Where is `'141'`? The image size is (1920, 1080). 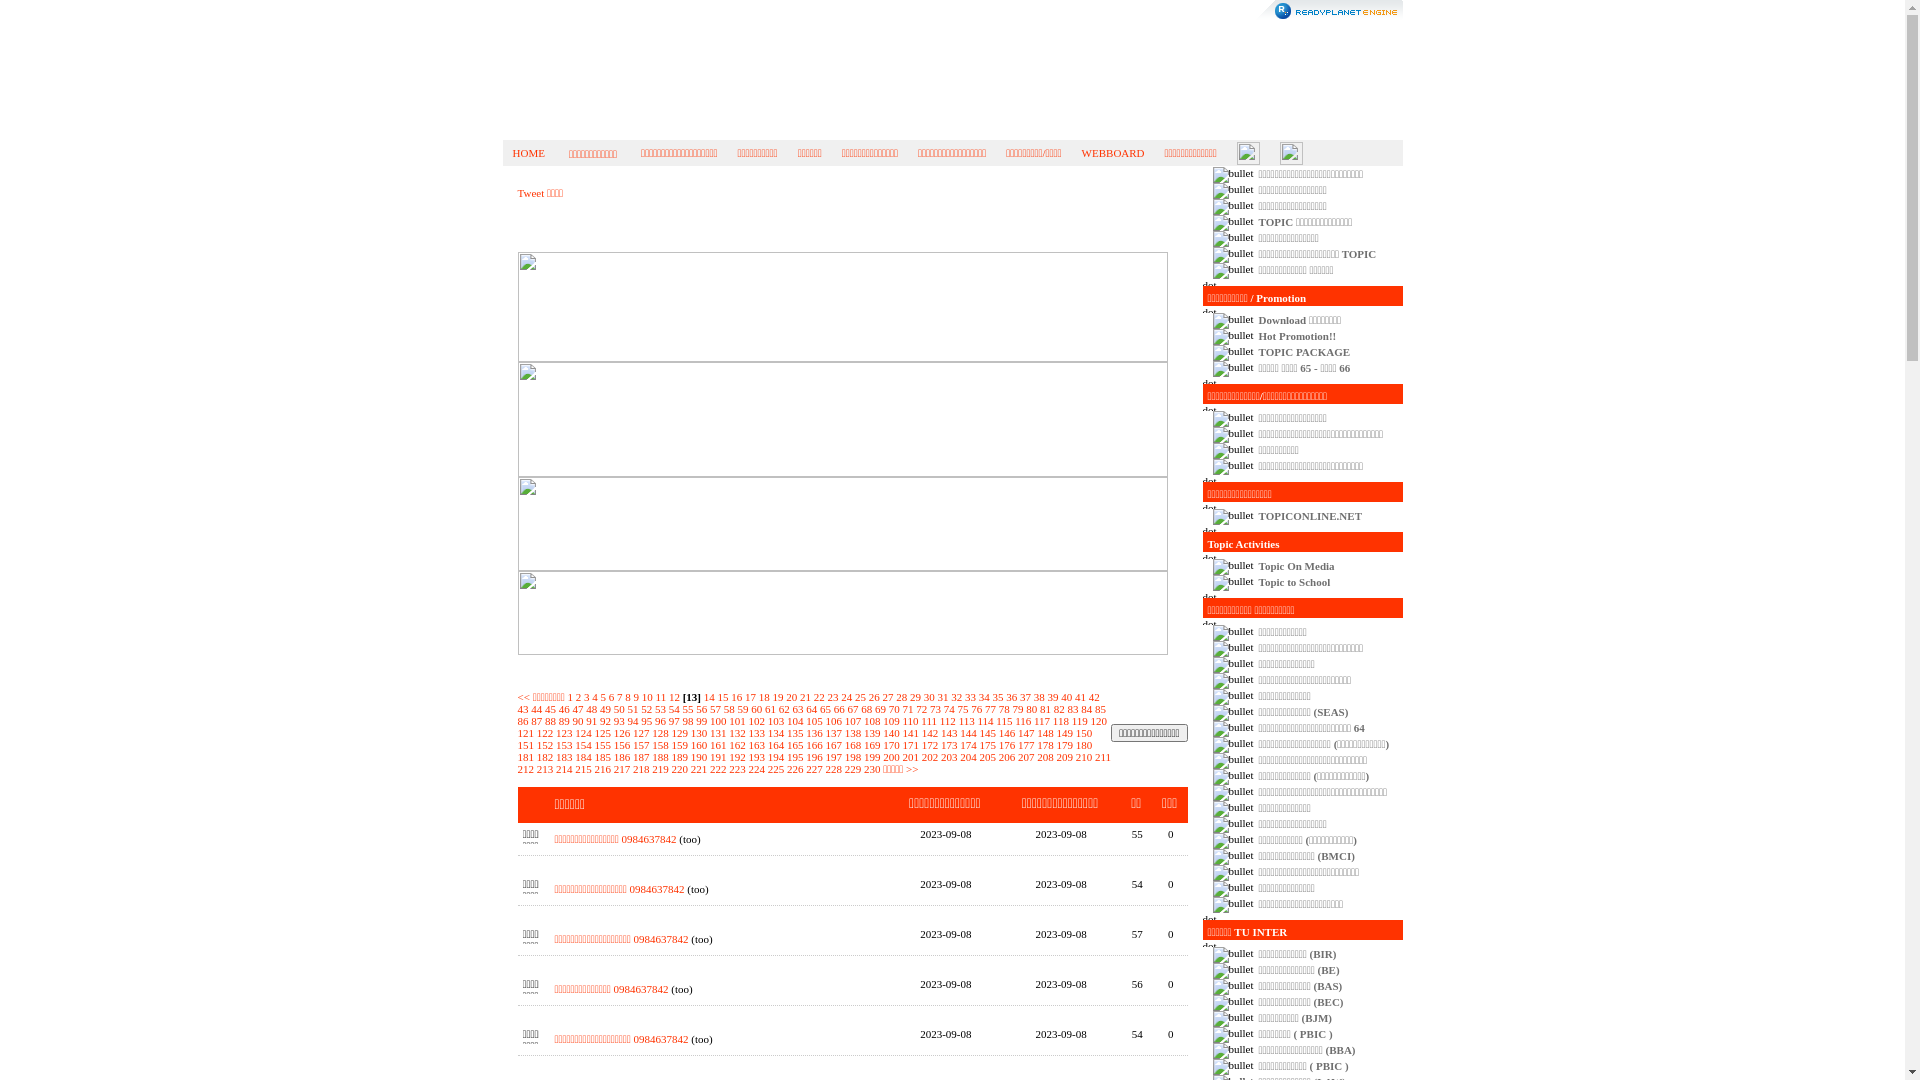
'141' is located at coordinates (909, 732).